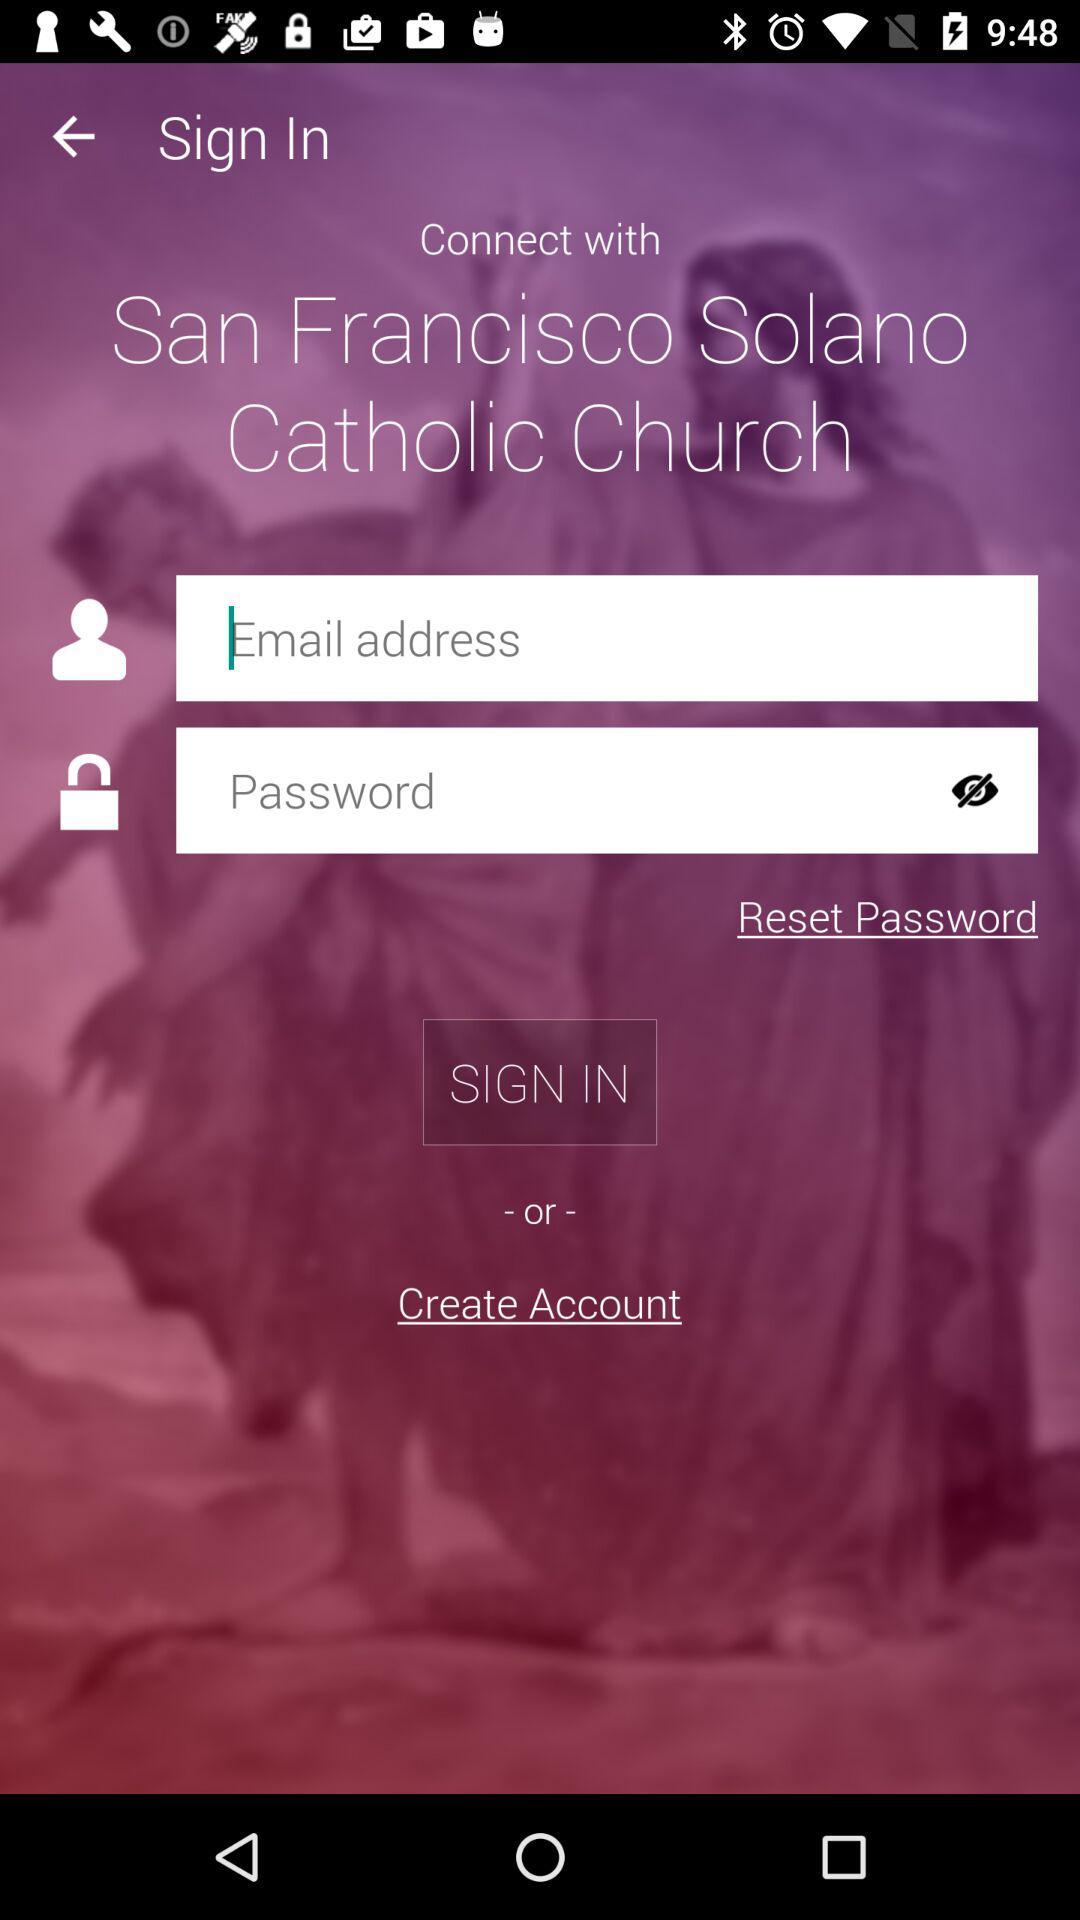 Image resolution: width=1080 pixels, height=1920 pixels. Describe the element at coordinates (544, 789) in the screenshot. I see `the password` at that location.